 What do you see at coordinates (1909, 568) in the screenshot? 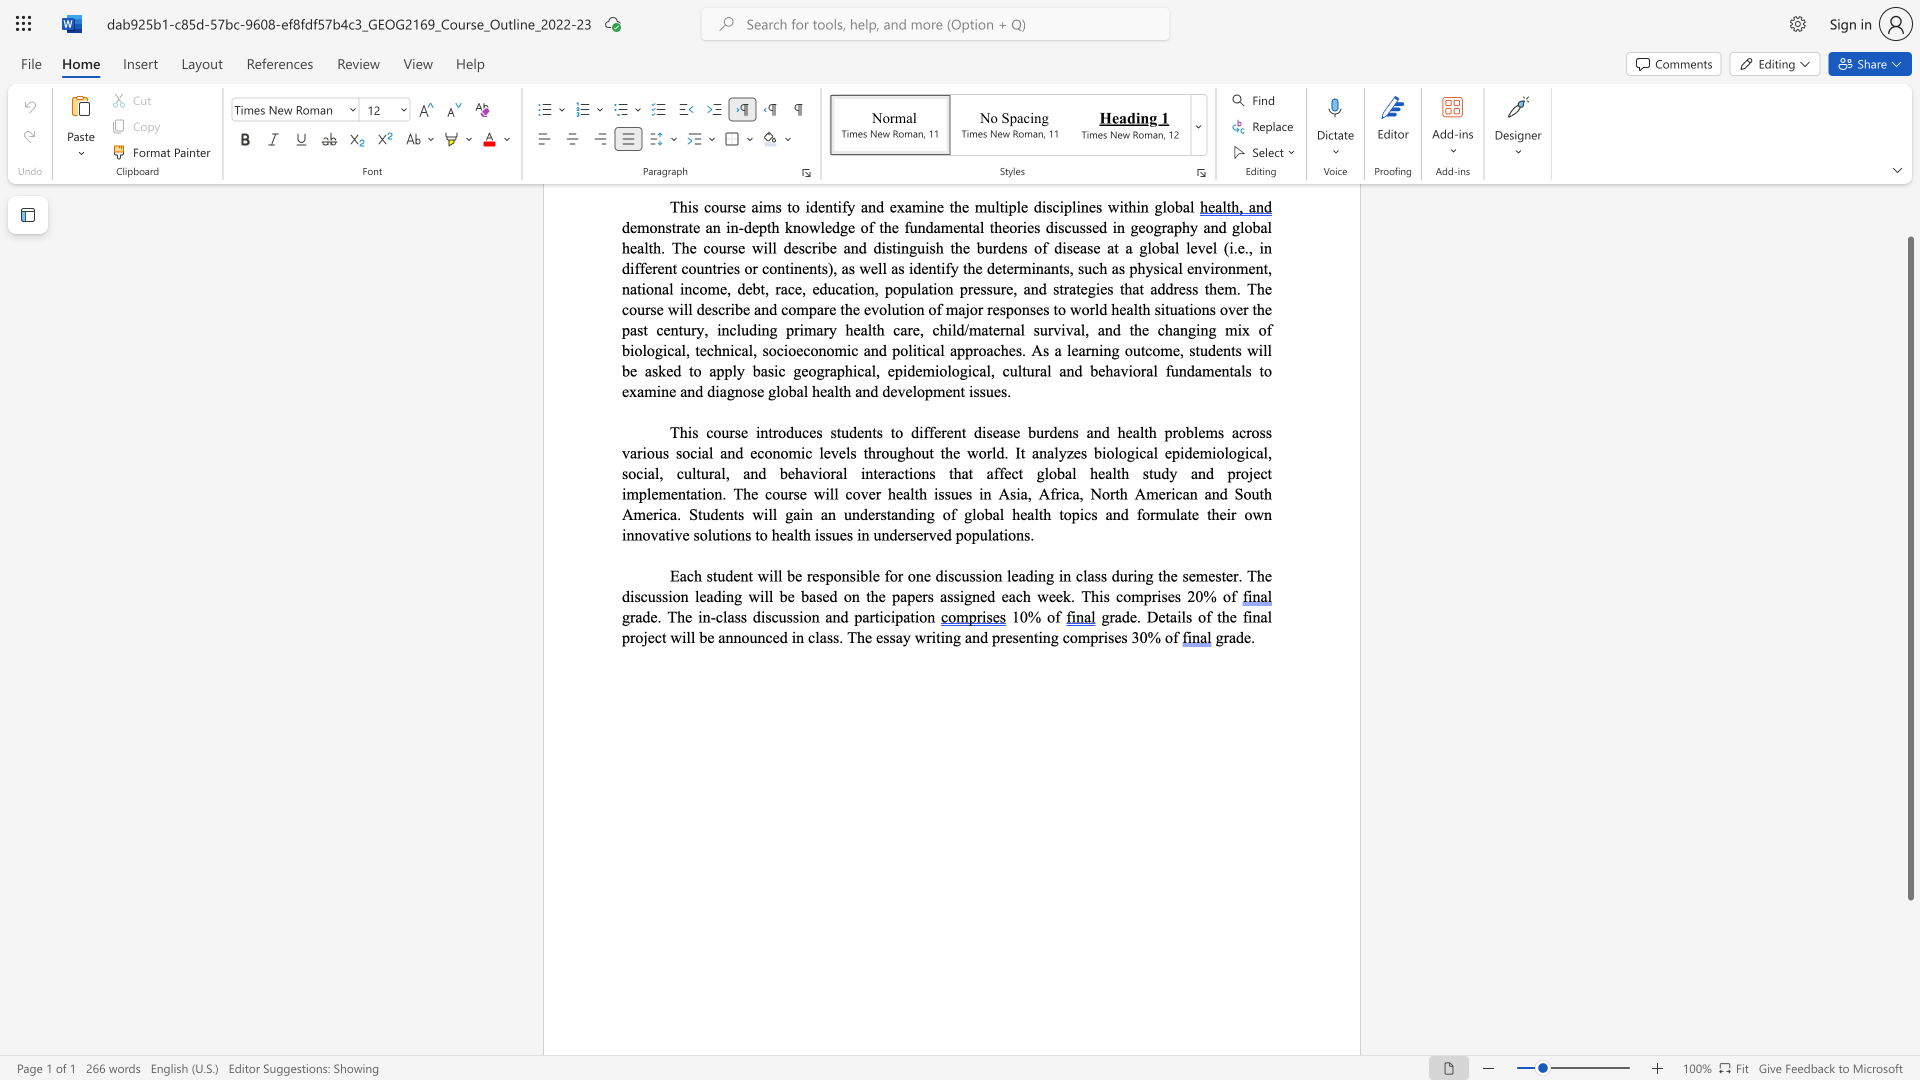
I see `the scrollbar and move down 150 pixels` at bounding box center [1909, 568].